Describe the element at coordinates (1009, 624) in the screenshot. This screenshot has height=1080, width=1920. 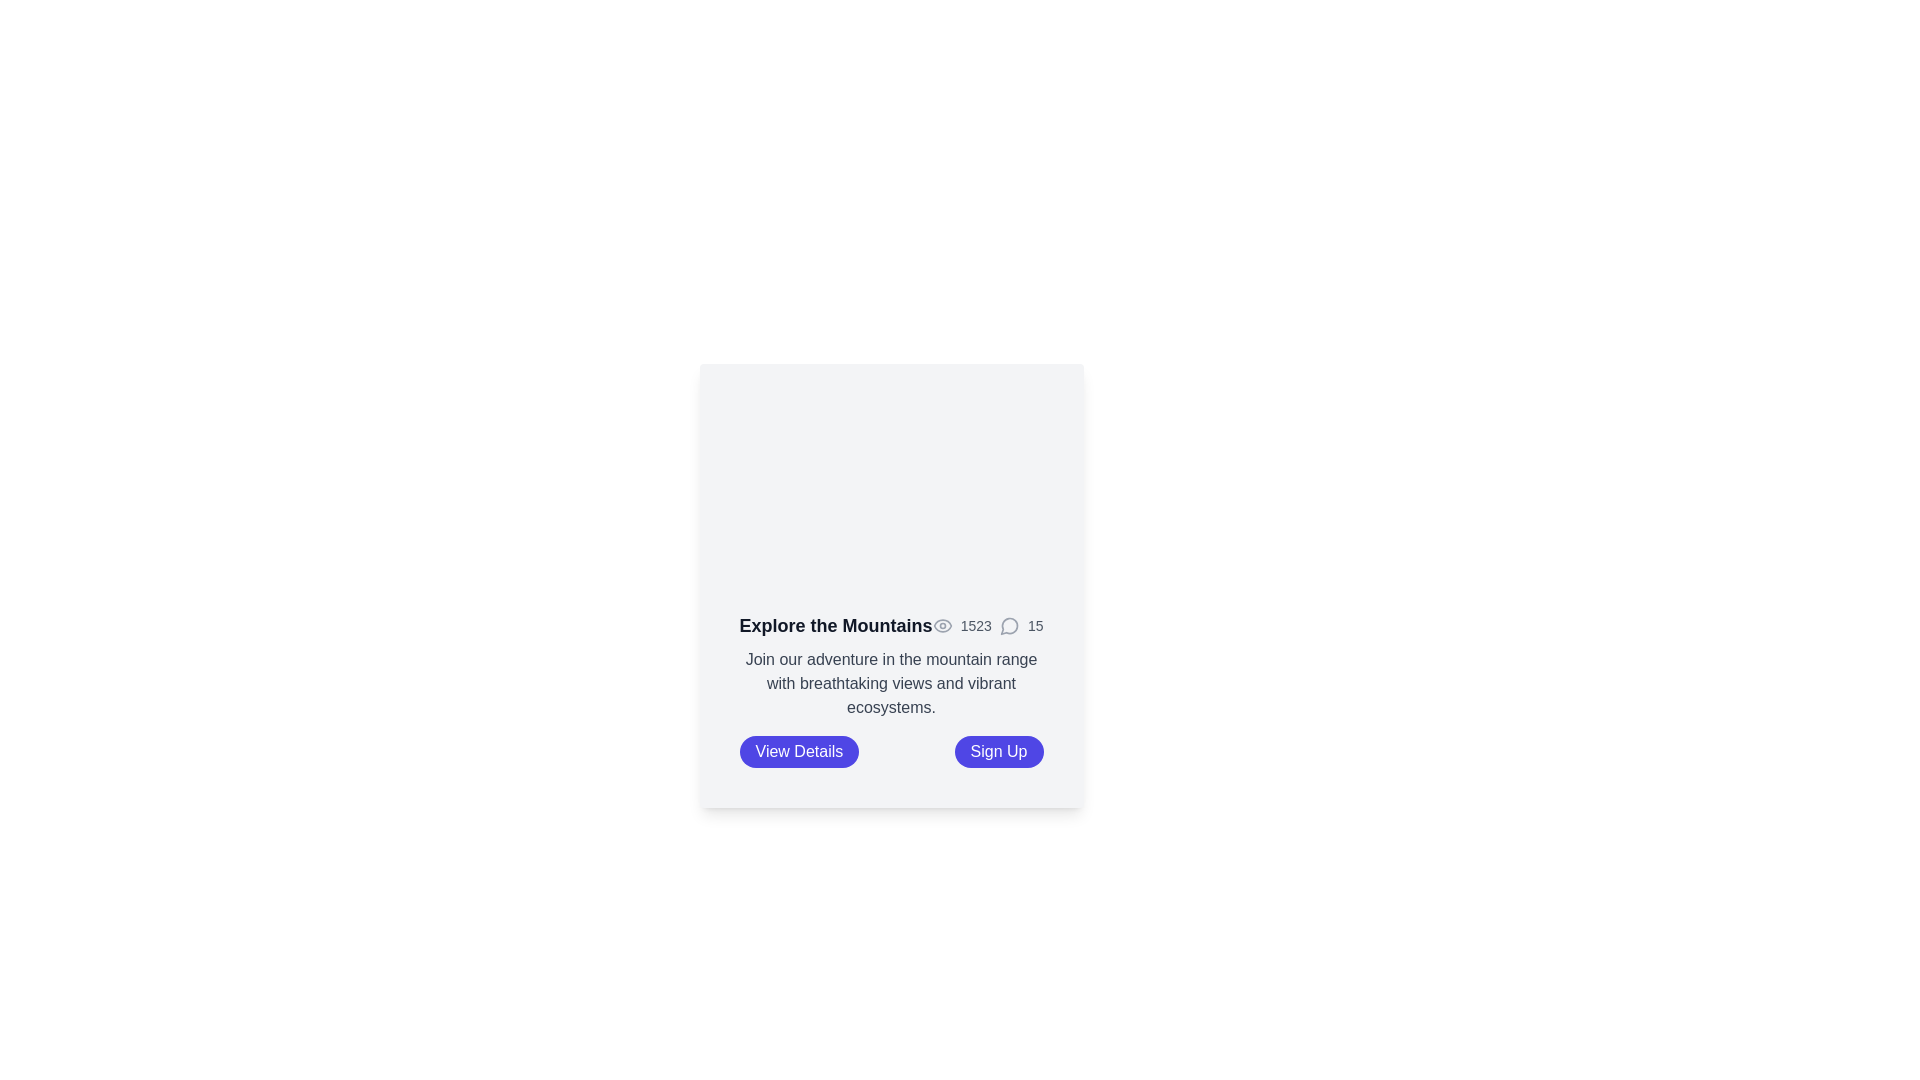
I see `the speech bubble icon, which is light gray and minimalistic, located immediately to the right of the text '1523' in the top section of the card` at that location.